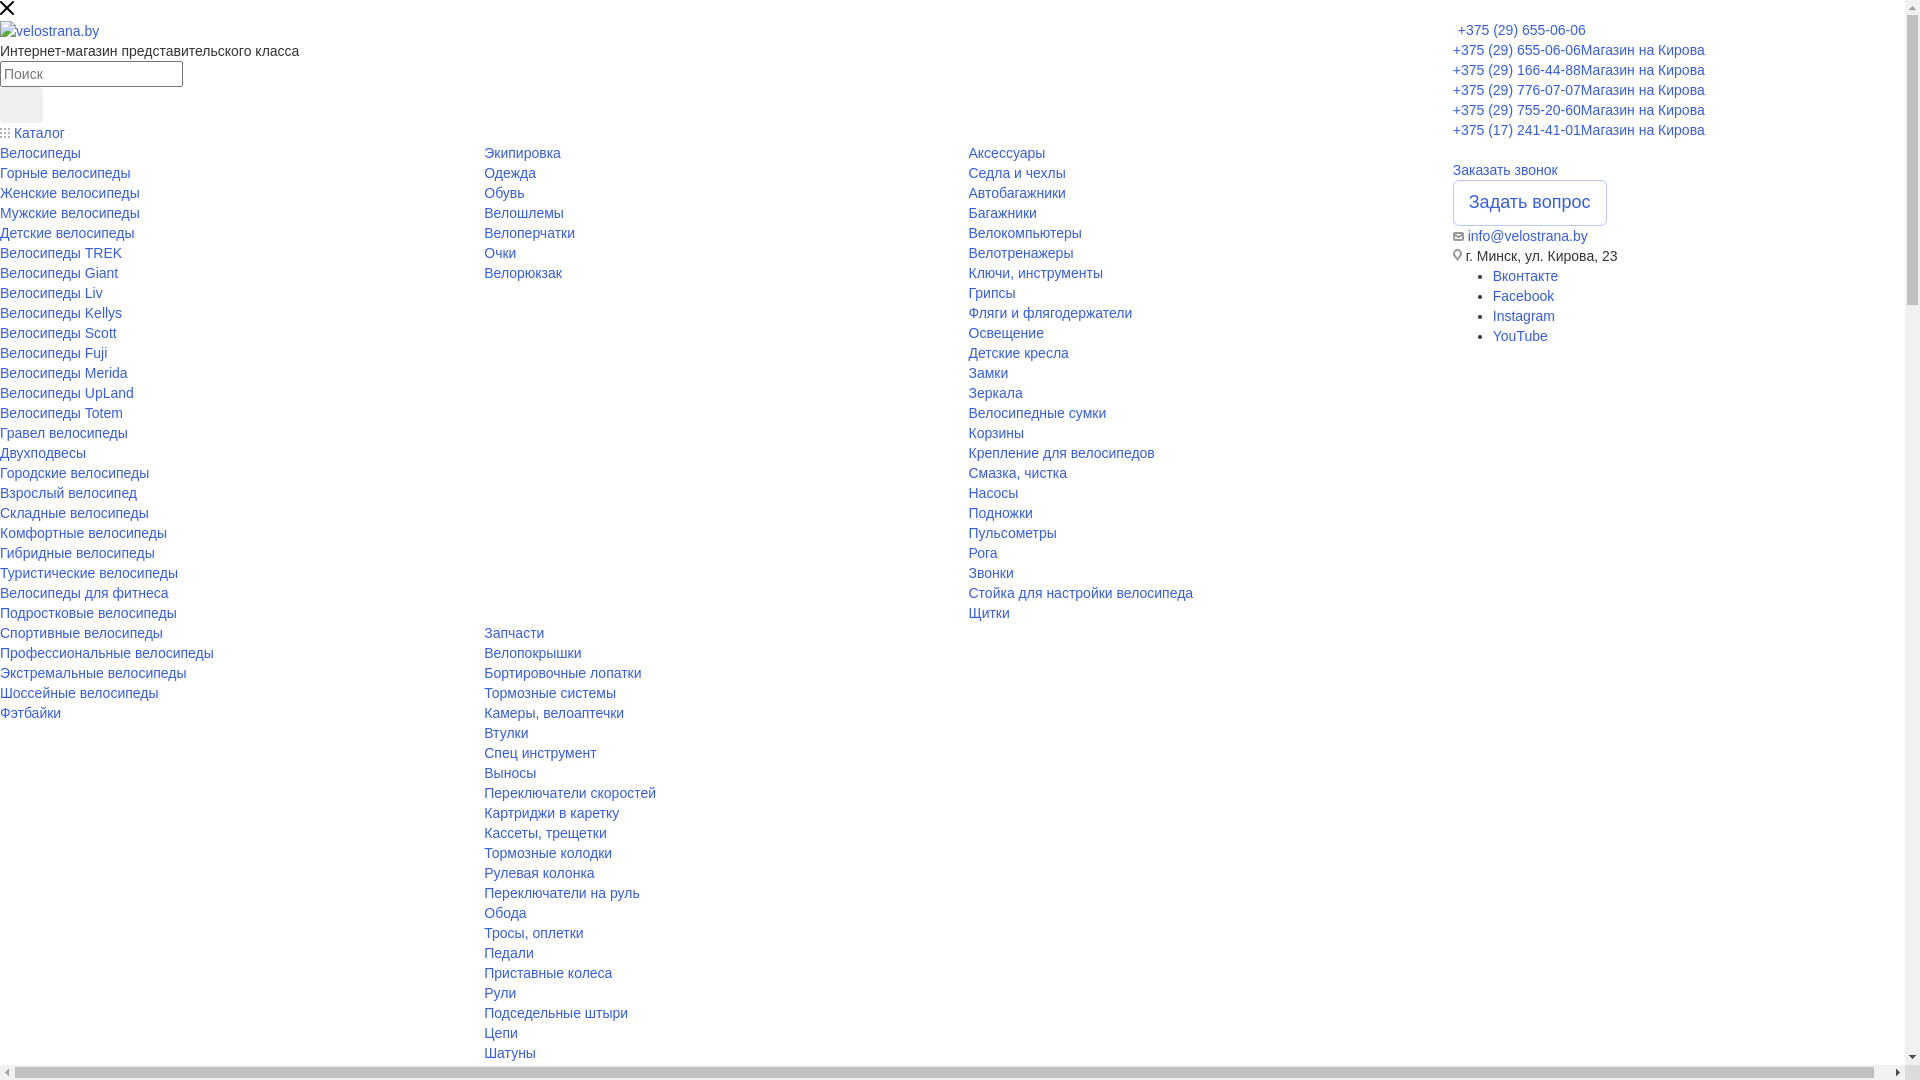 The image size is (1920, 1080). Describe the element at coordinates (1458, 30) in the screenshot. I see `'+375 (29) 655-06-06'` at that location.